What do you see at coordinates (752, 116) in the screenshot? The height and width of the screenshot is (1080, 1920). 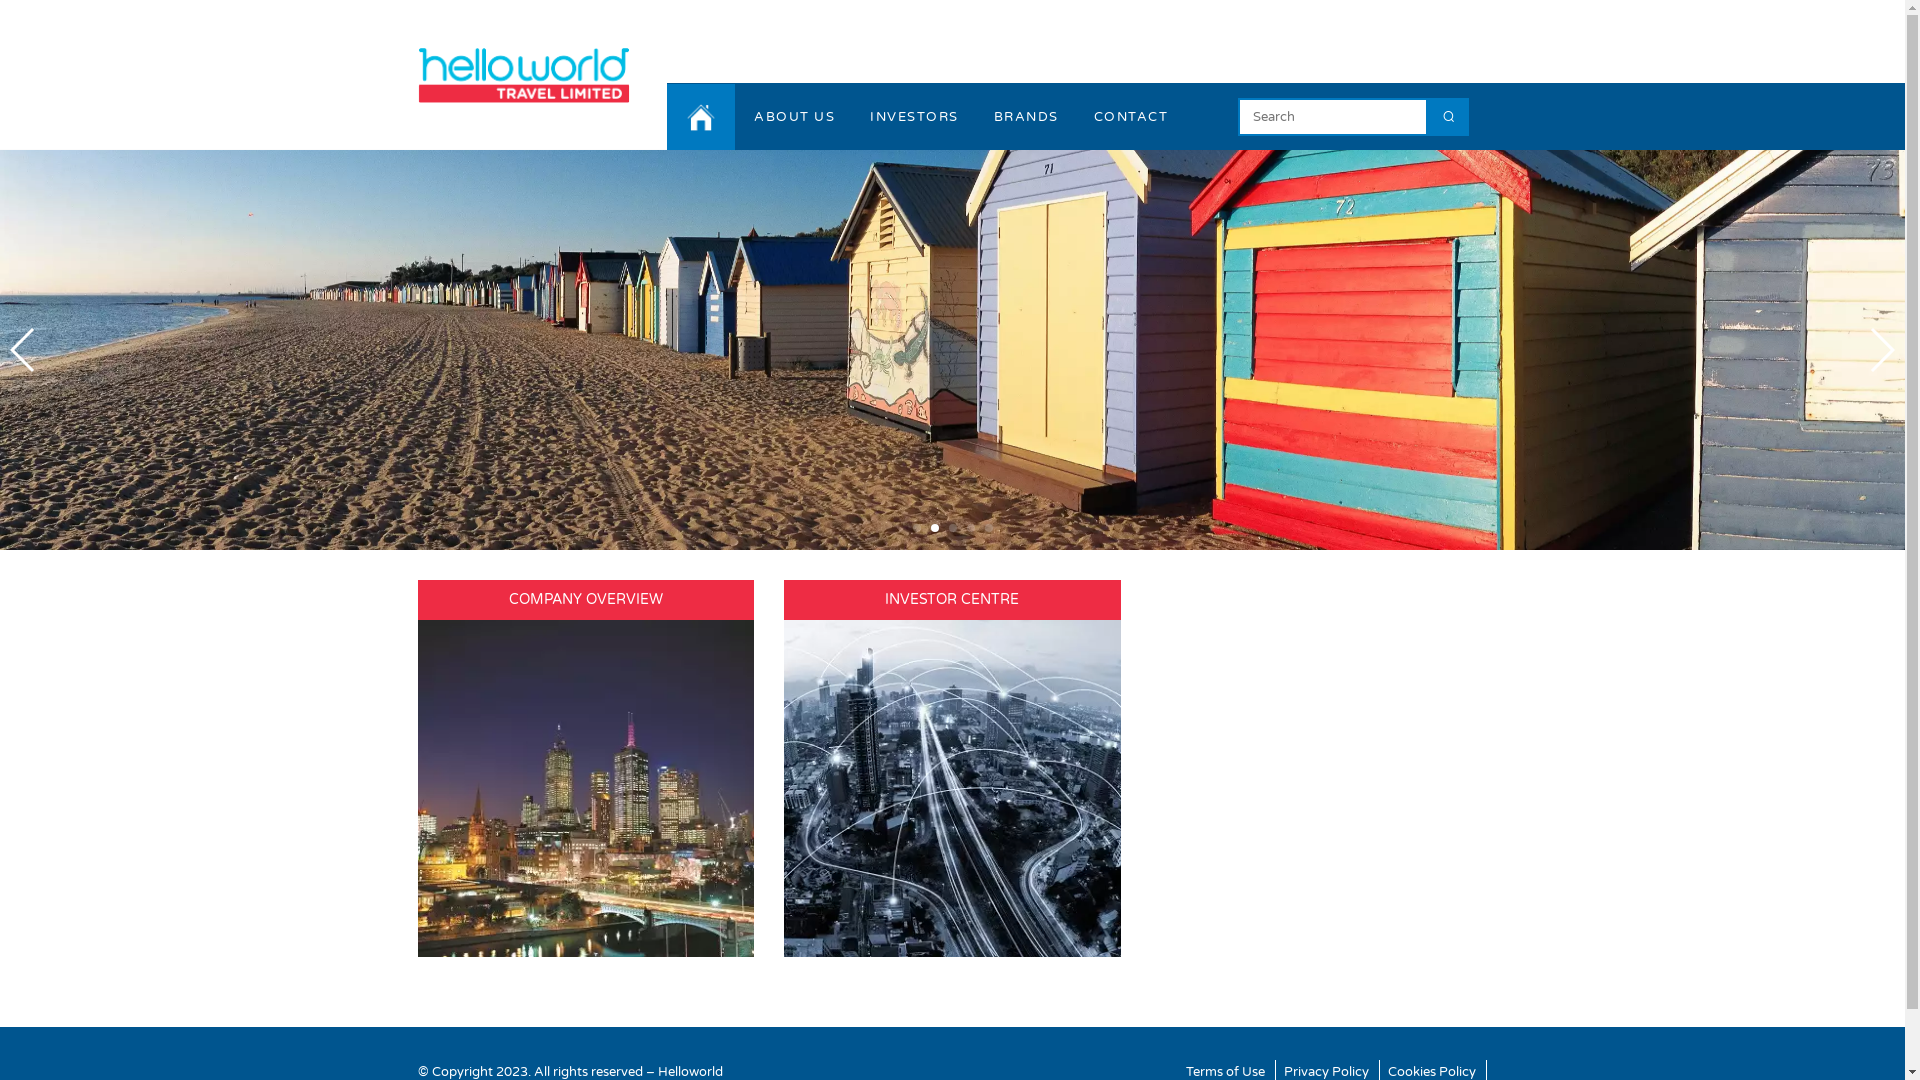 I see `'ABOUT US'` at bounding box center [752, 116].